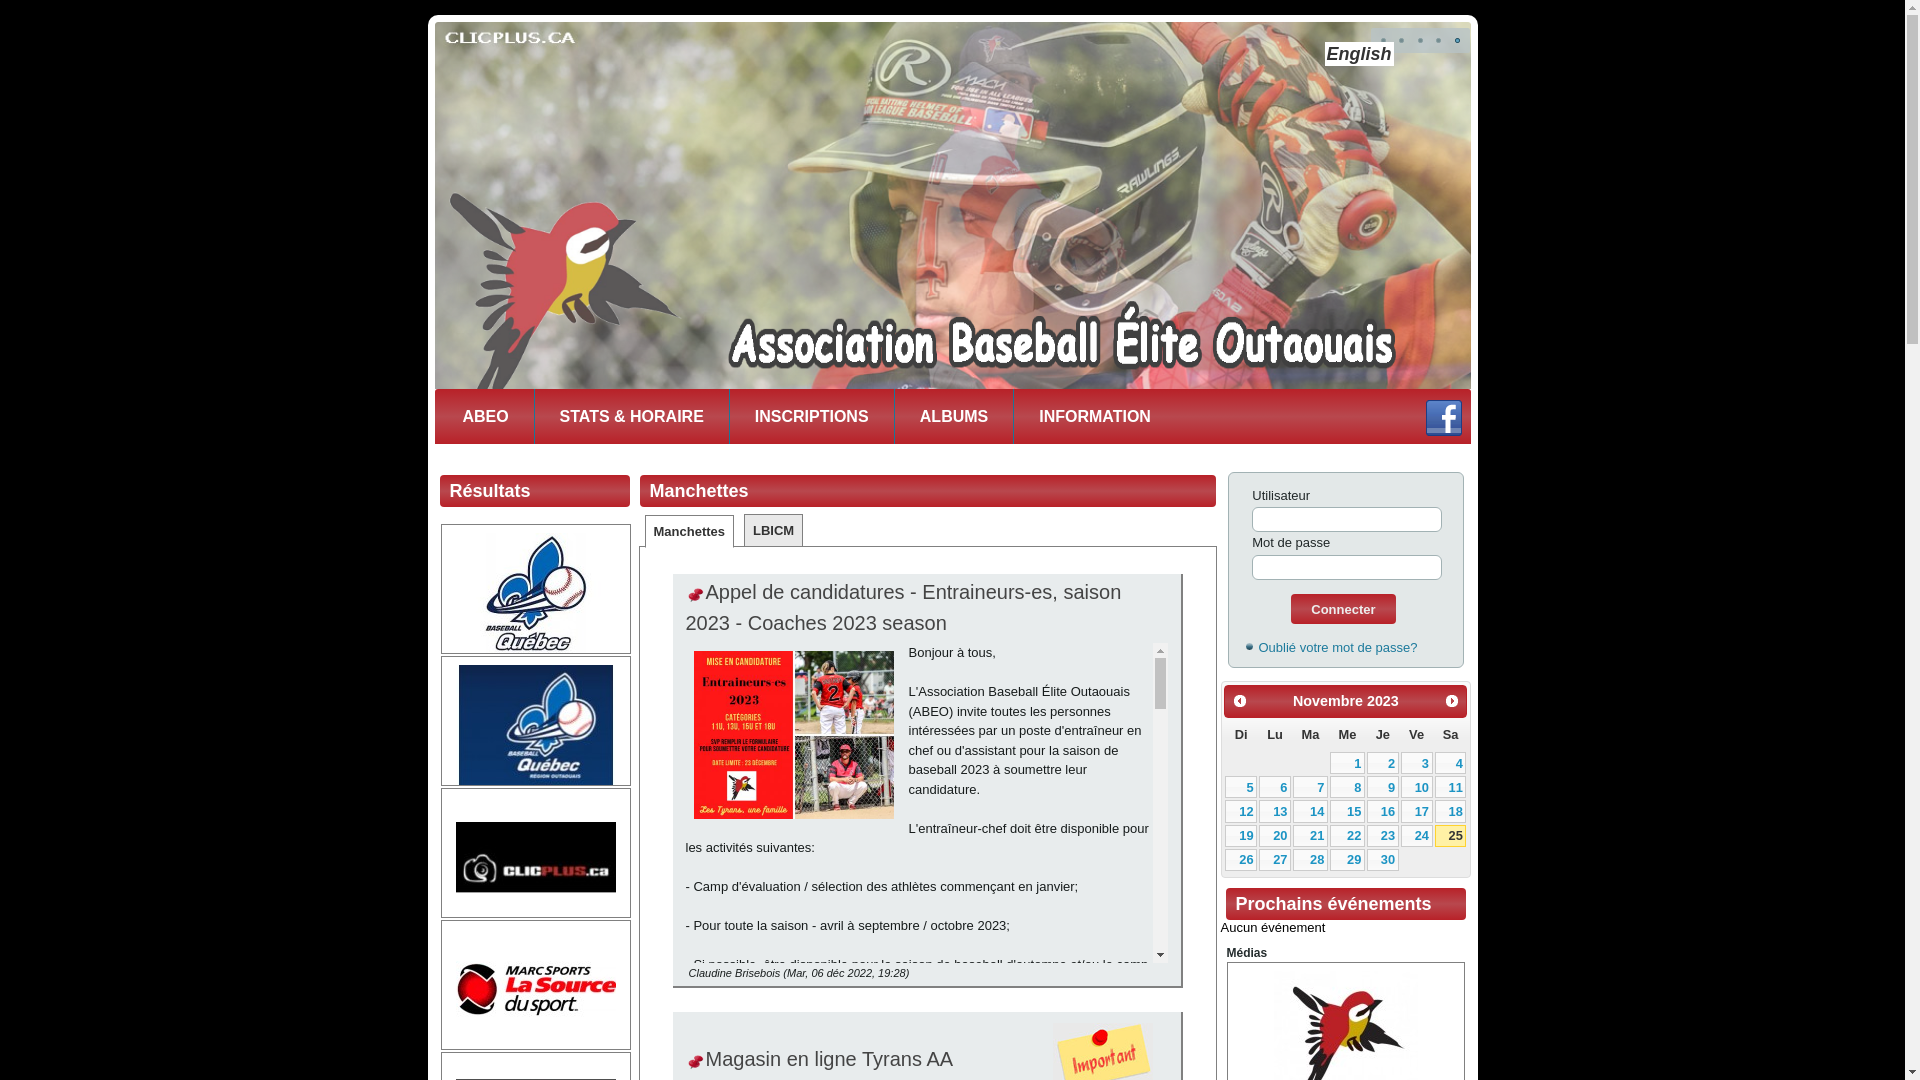 The image size is (1920, 1080). I want to click on '28', so click(1310, 859).